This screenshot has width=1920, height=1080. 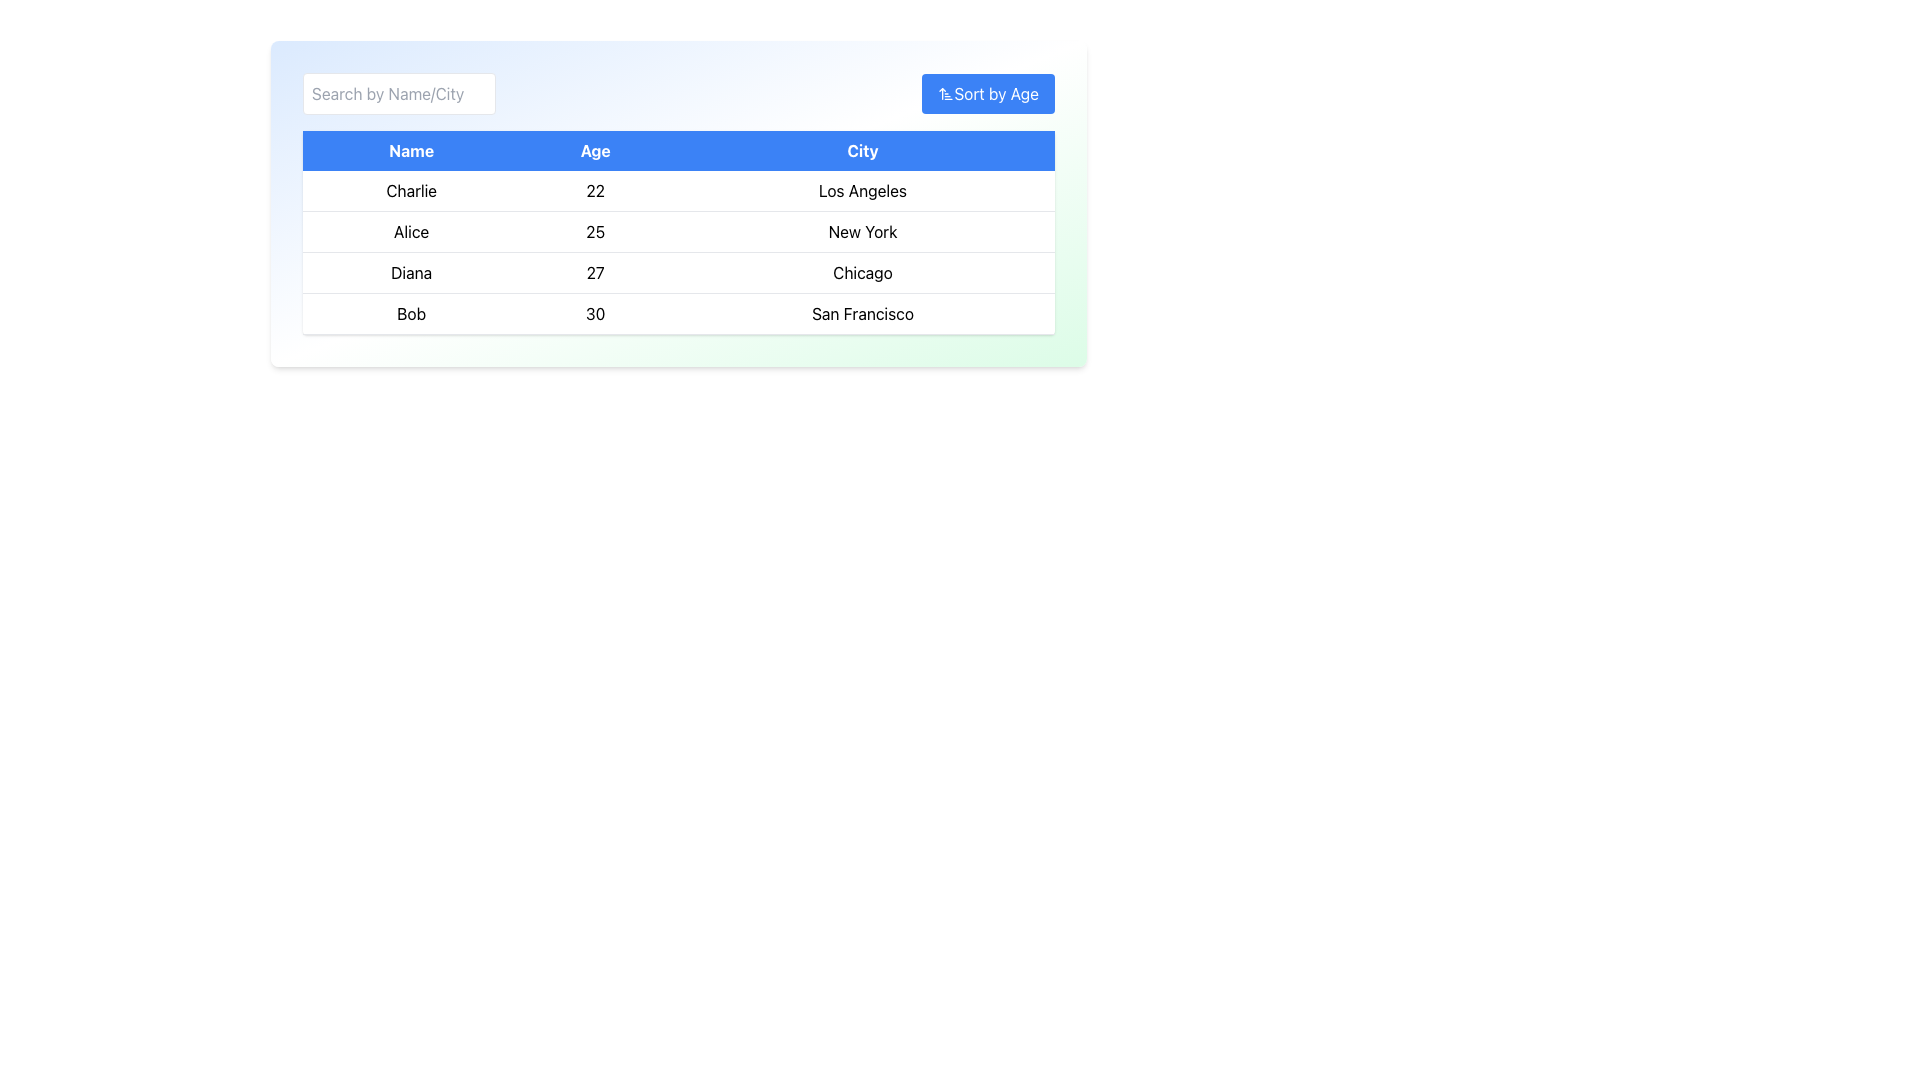 I want to click on the text element displaying the age of 'Diana' in the third row of the table under the 'Age' column, so click(x=594, y=273).